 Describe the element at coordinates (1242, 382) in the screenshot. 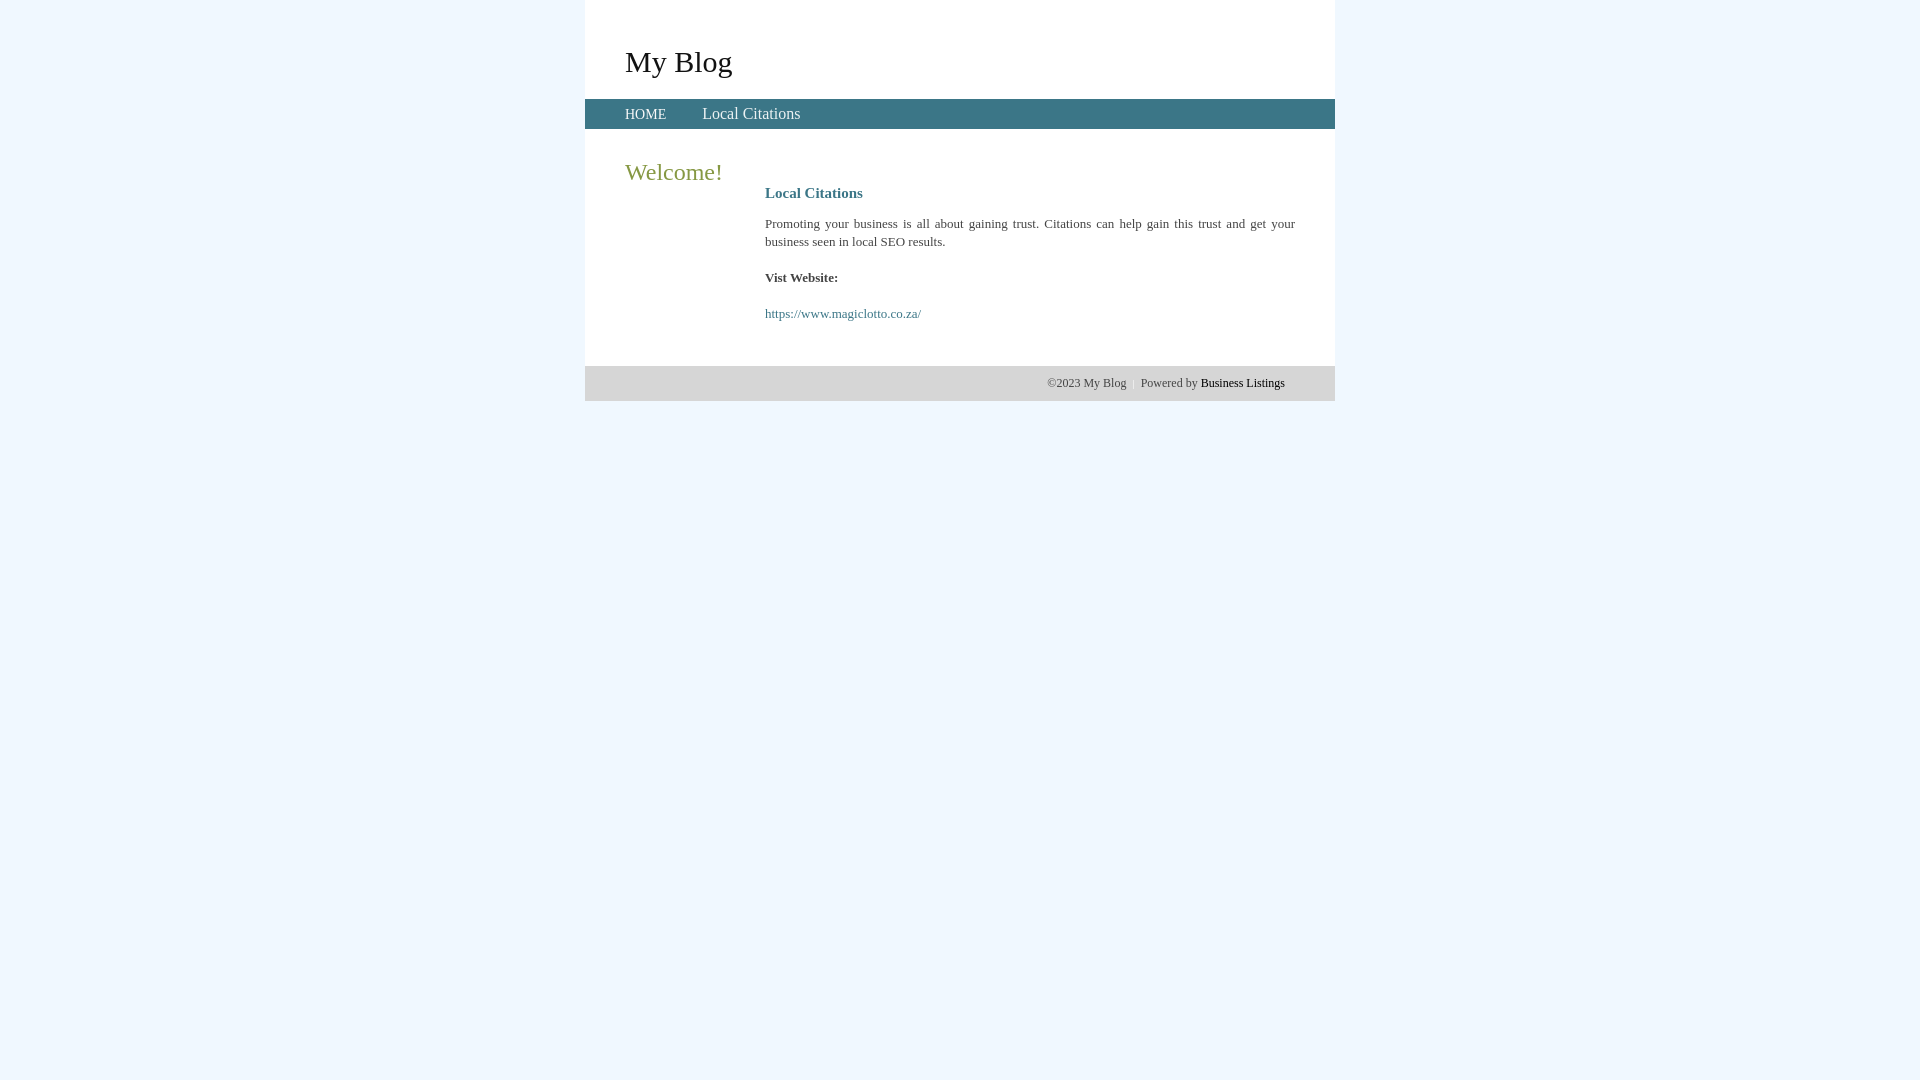

I see `'Business Listings'` at that location.